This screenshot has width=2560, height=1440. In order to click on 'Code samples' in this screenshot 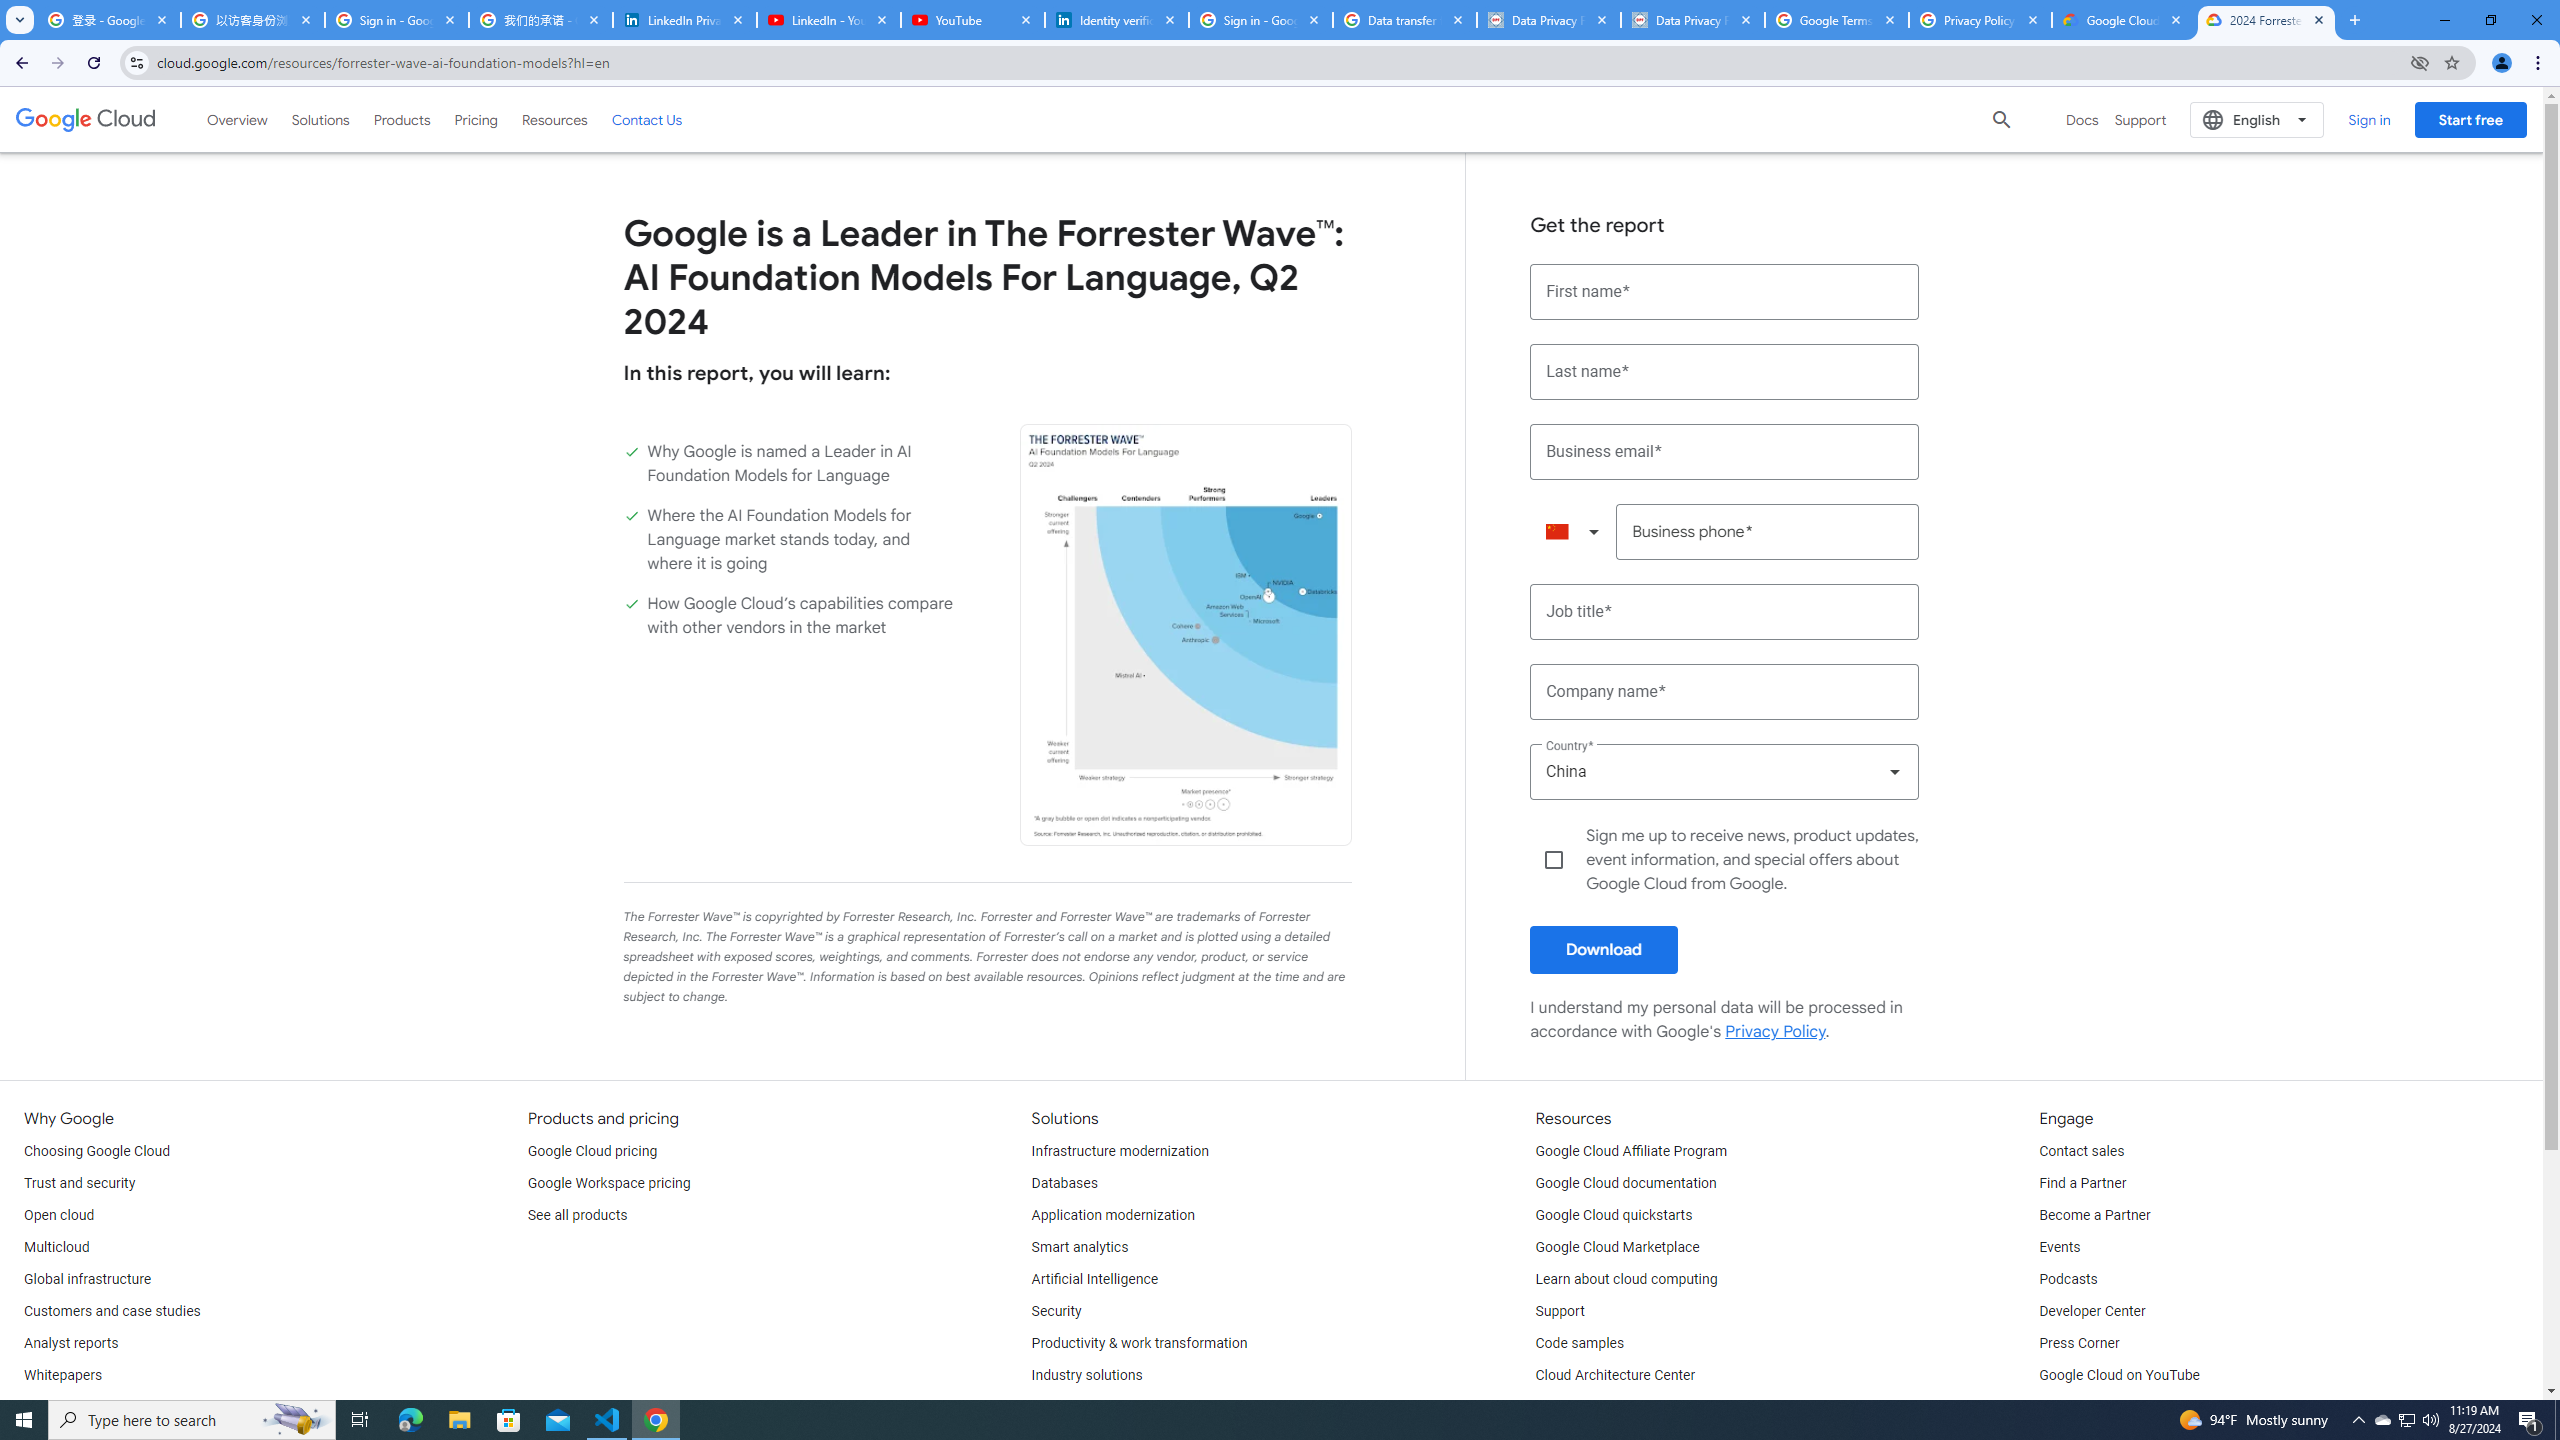, I will do `click(1579, 1343)`.